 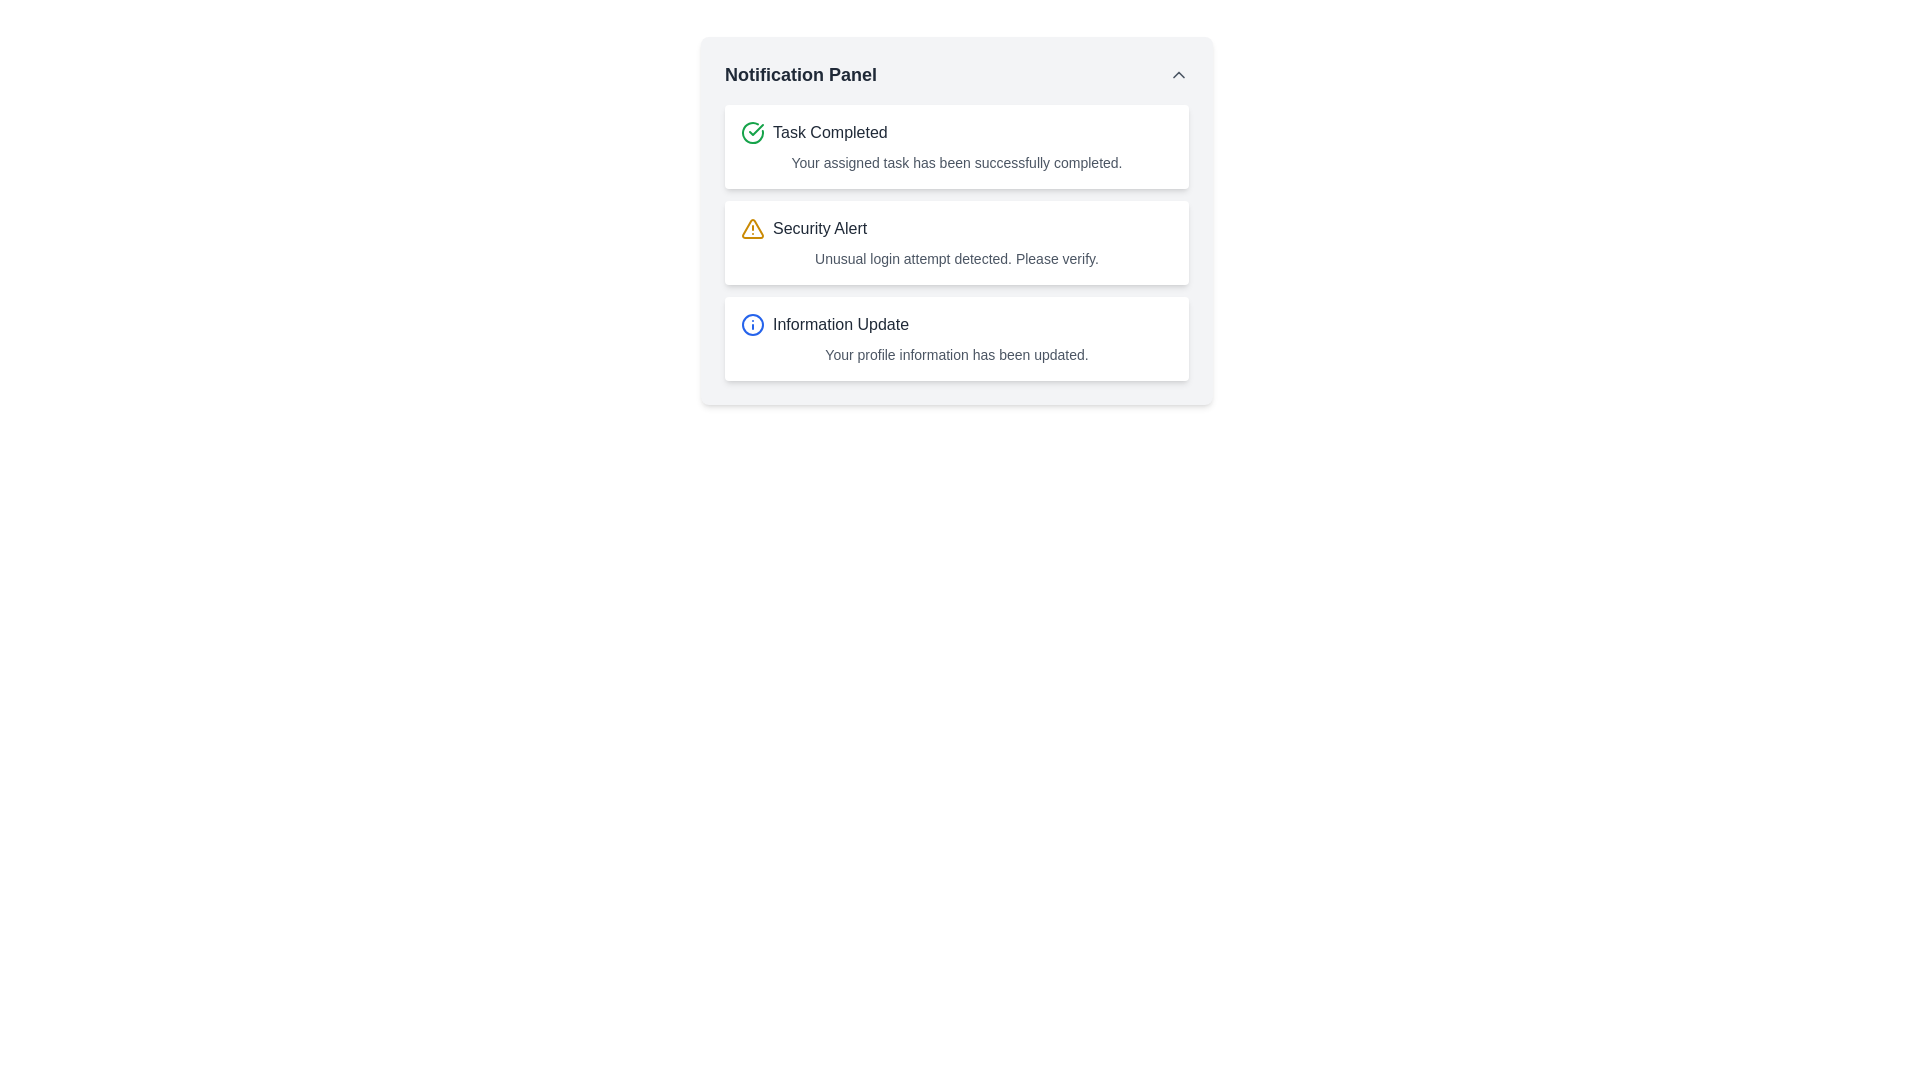 What do you see at coordinates (752, 323) in the screenshot?
I see `the 'Information Update' icon located to the left of the text in the third row of the notification panel` at bounding box center [752, 323].